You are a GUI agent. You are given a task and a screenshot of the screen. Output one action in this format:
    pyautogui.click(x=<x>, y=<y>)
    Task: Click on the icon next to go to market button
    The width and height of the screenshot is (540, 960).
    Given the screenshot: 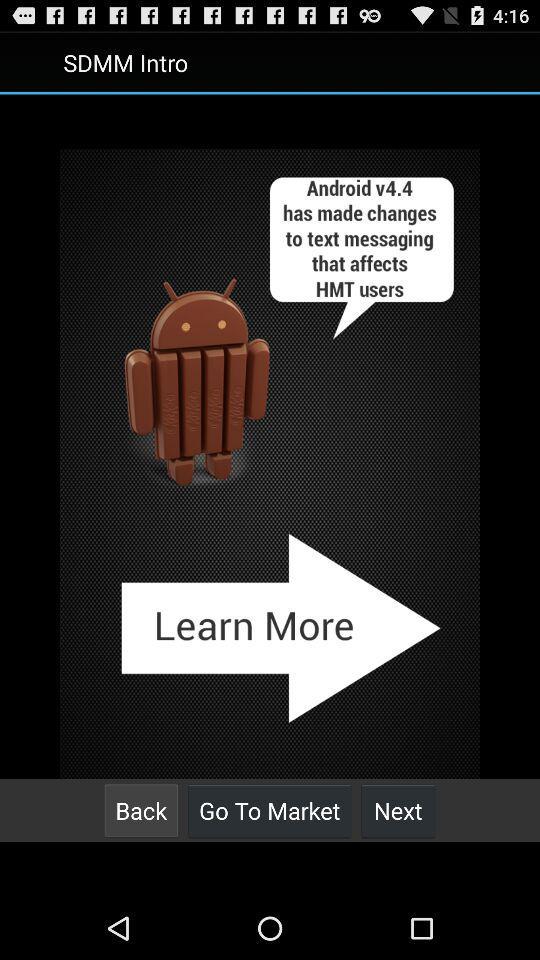 What is the action you would take?
    pyautogui.click(x=398, y=810)
    